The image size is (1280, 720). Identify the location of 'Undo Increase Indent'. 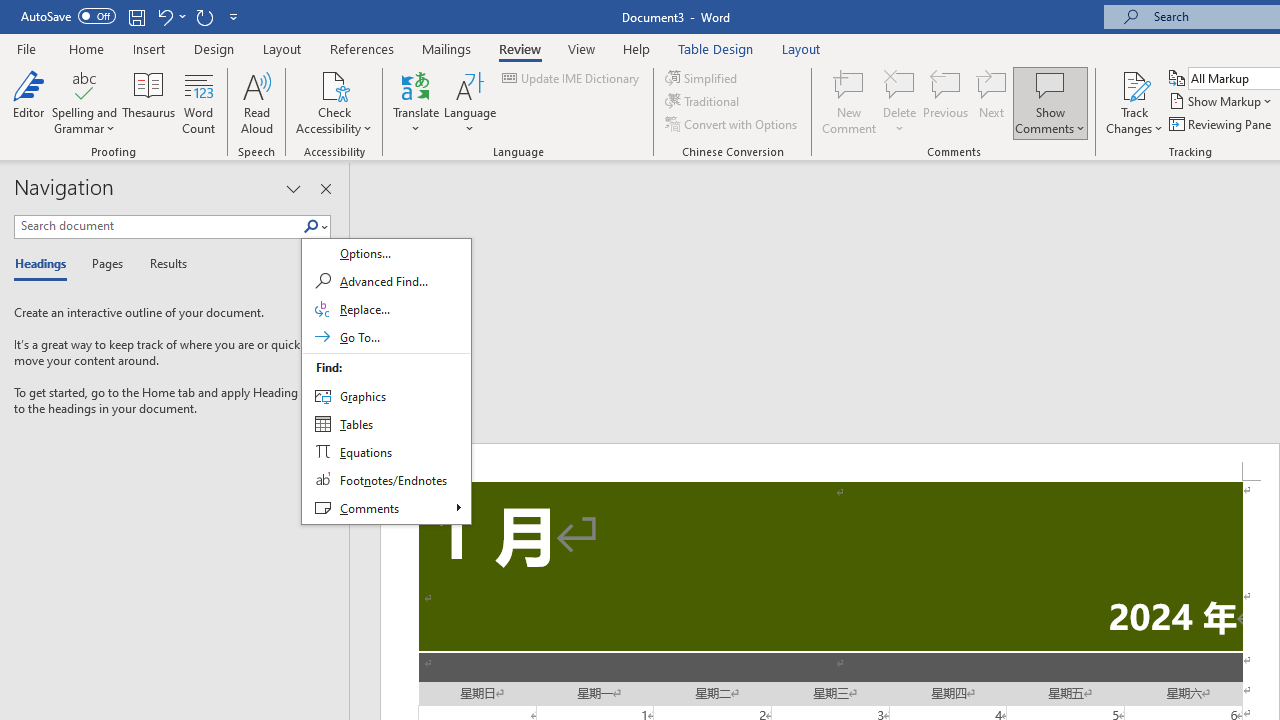
(164, 16).